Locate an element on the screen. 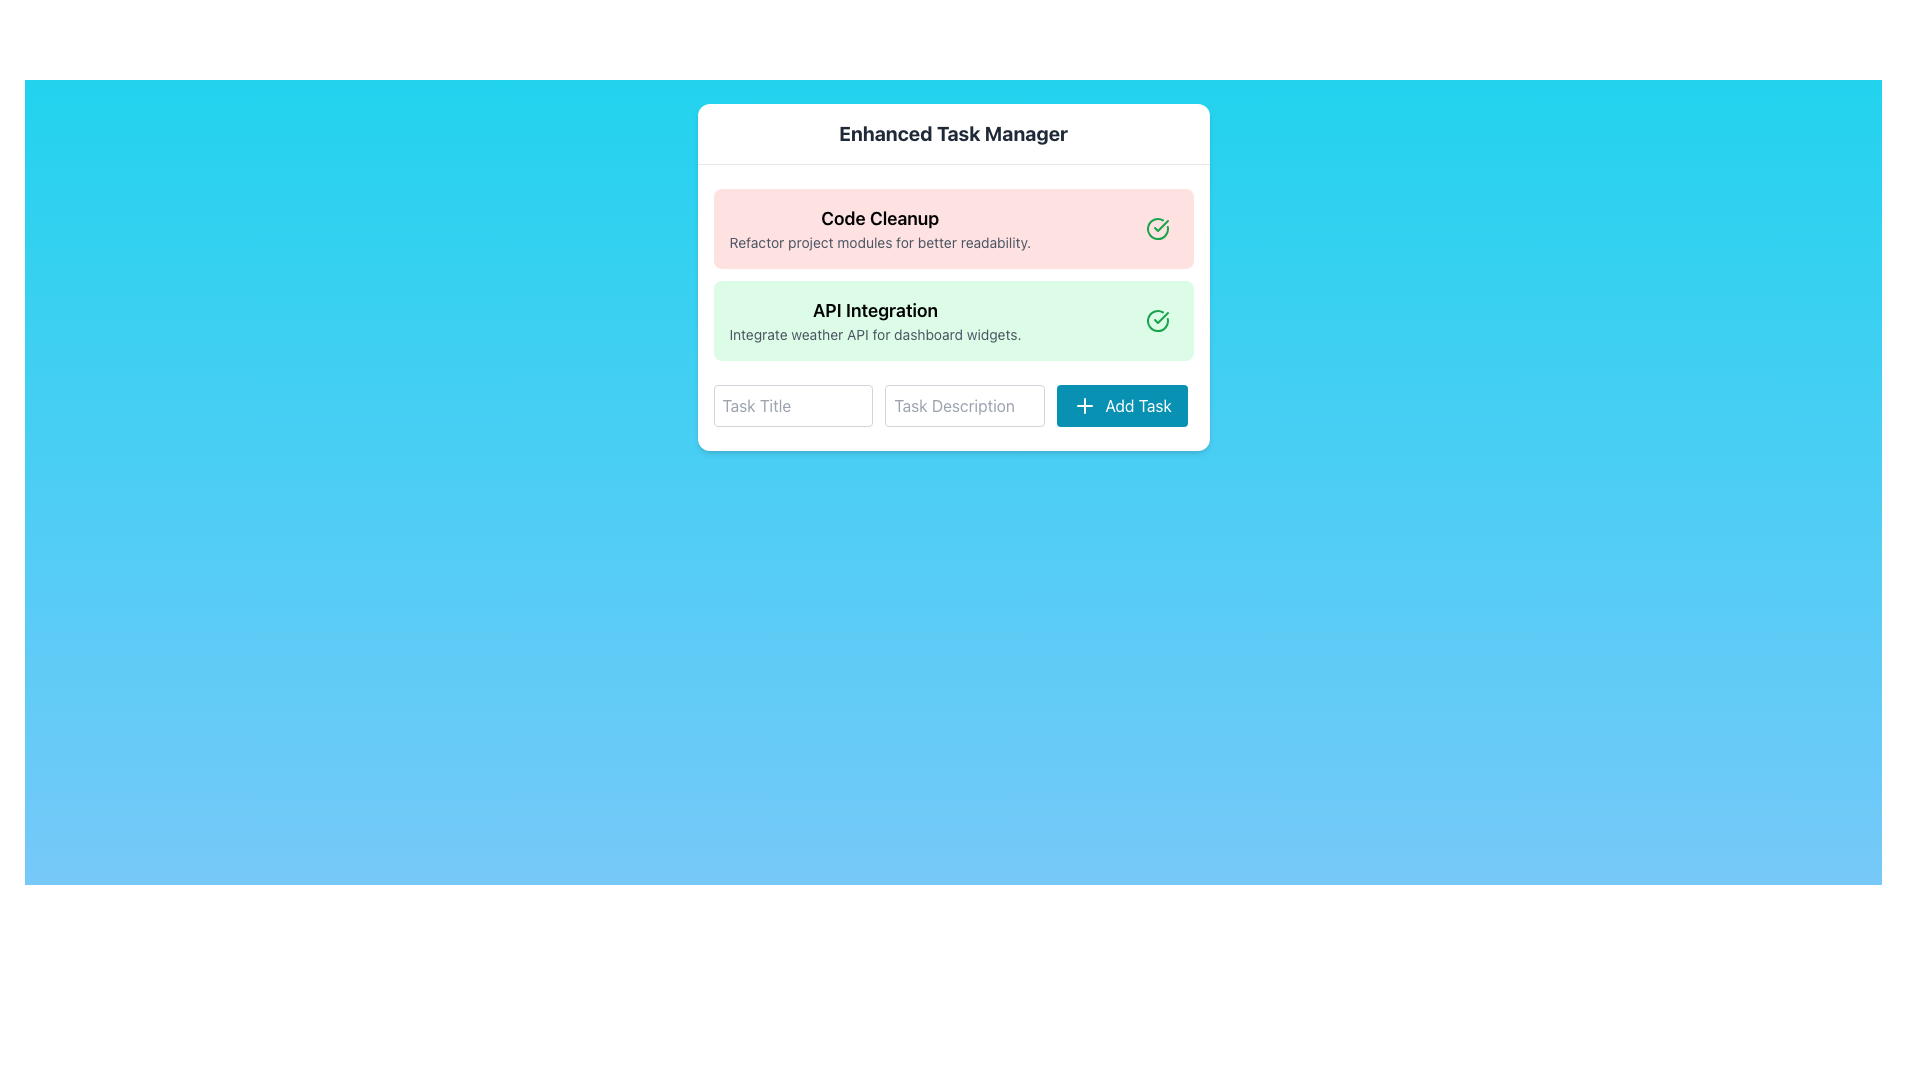 The width and height of the screenshot is (1920, 1080). the text label displaying 'Refactor project modules for better readability.' which is positioned beneath the heading 'Code Cleanup' is located at coordinates (880, 242).